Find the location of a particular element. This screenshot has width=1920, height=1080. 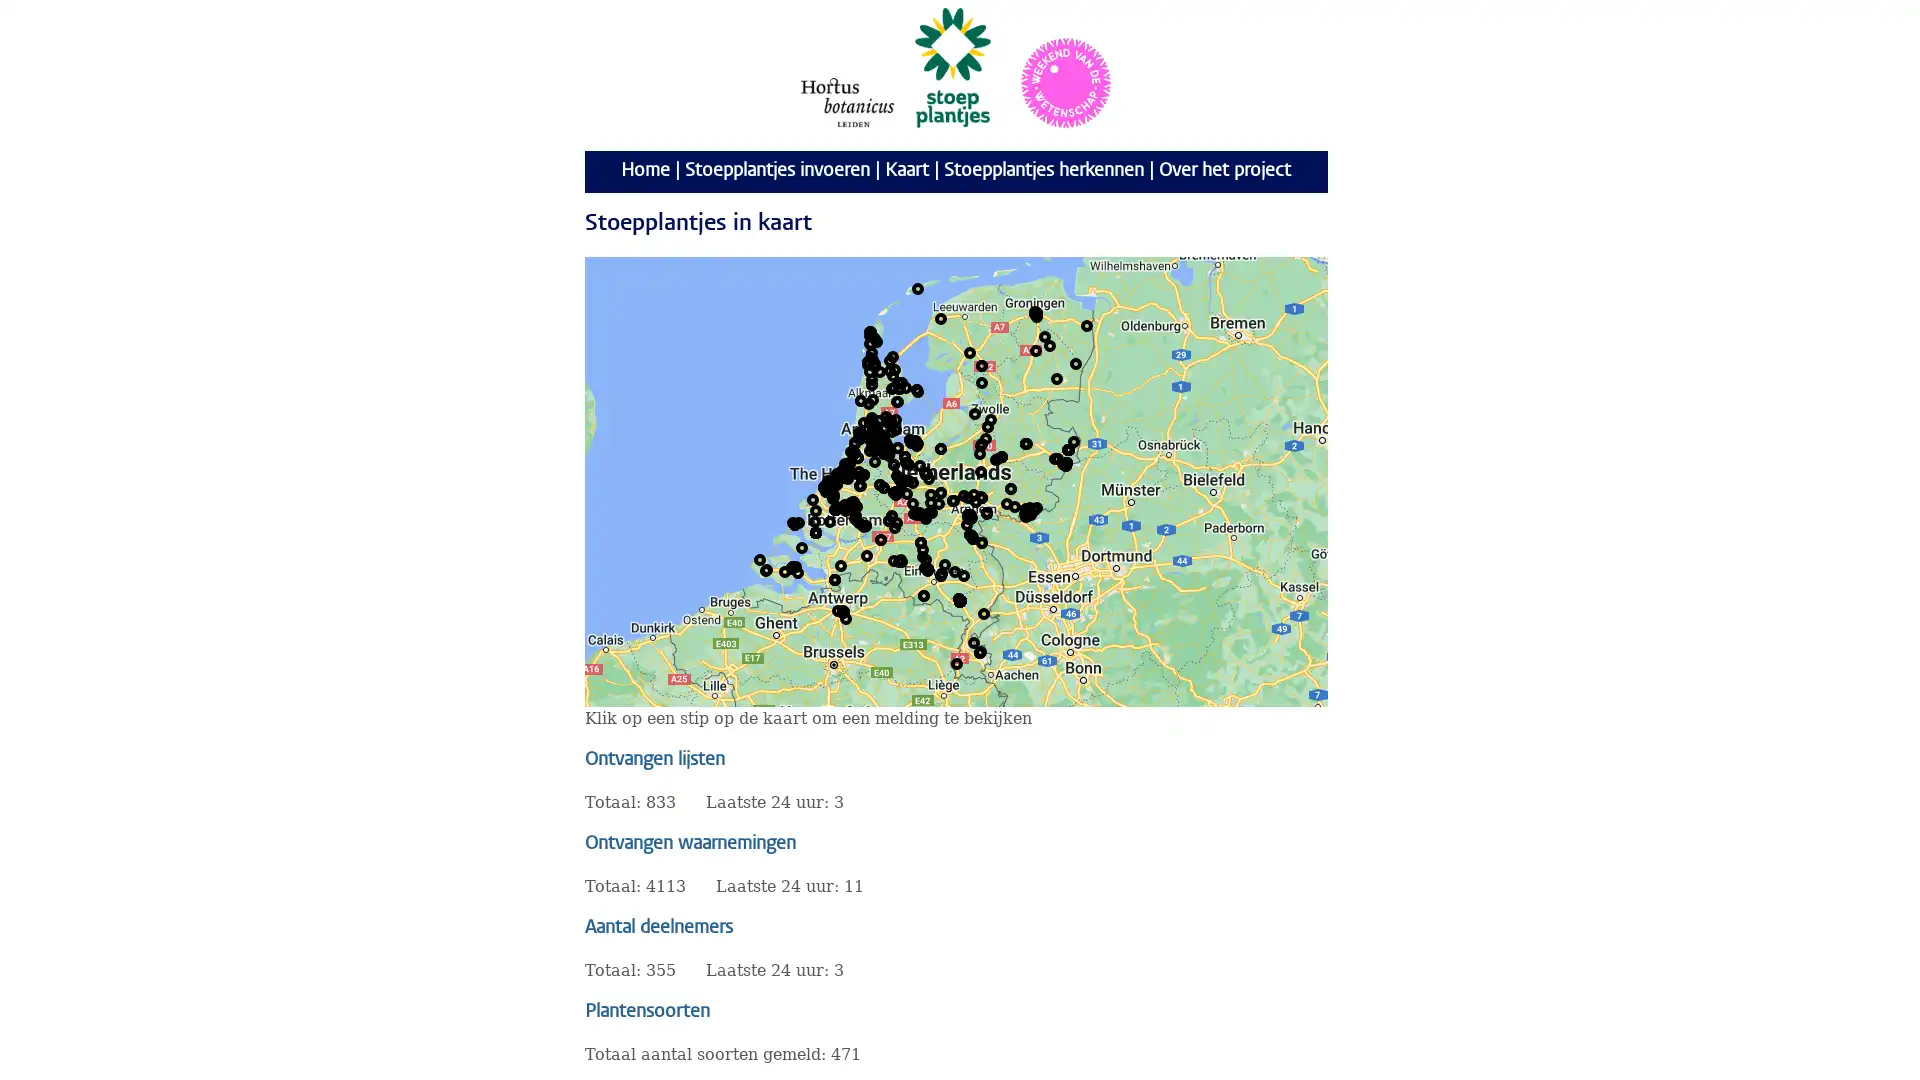

Telling van Mien Kluiters op 14 oktober 2021 is located at coordinates (848, 470).